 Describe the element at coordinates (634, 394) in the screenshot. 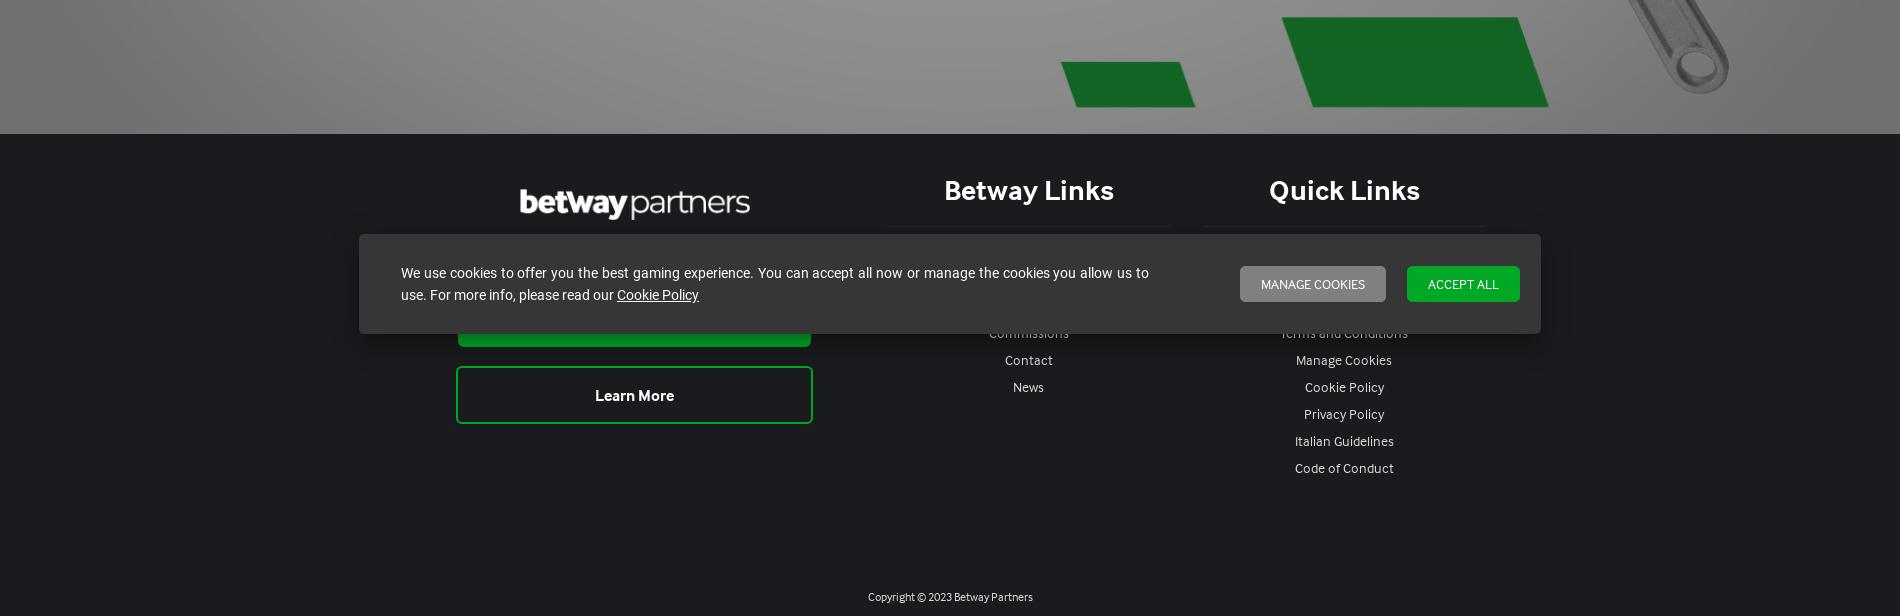

I see `'Learn More'` at that location.